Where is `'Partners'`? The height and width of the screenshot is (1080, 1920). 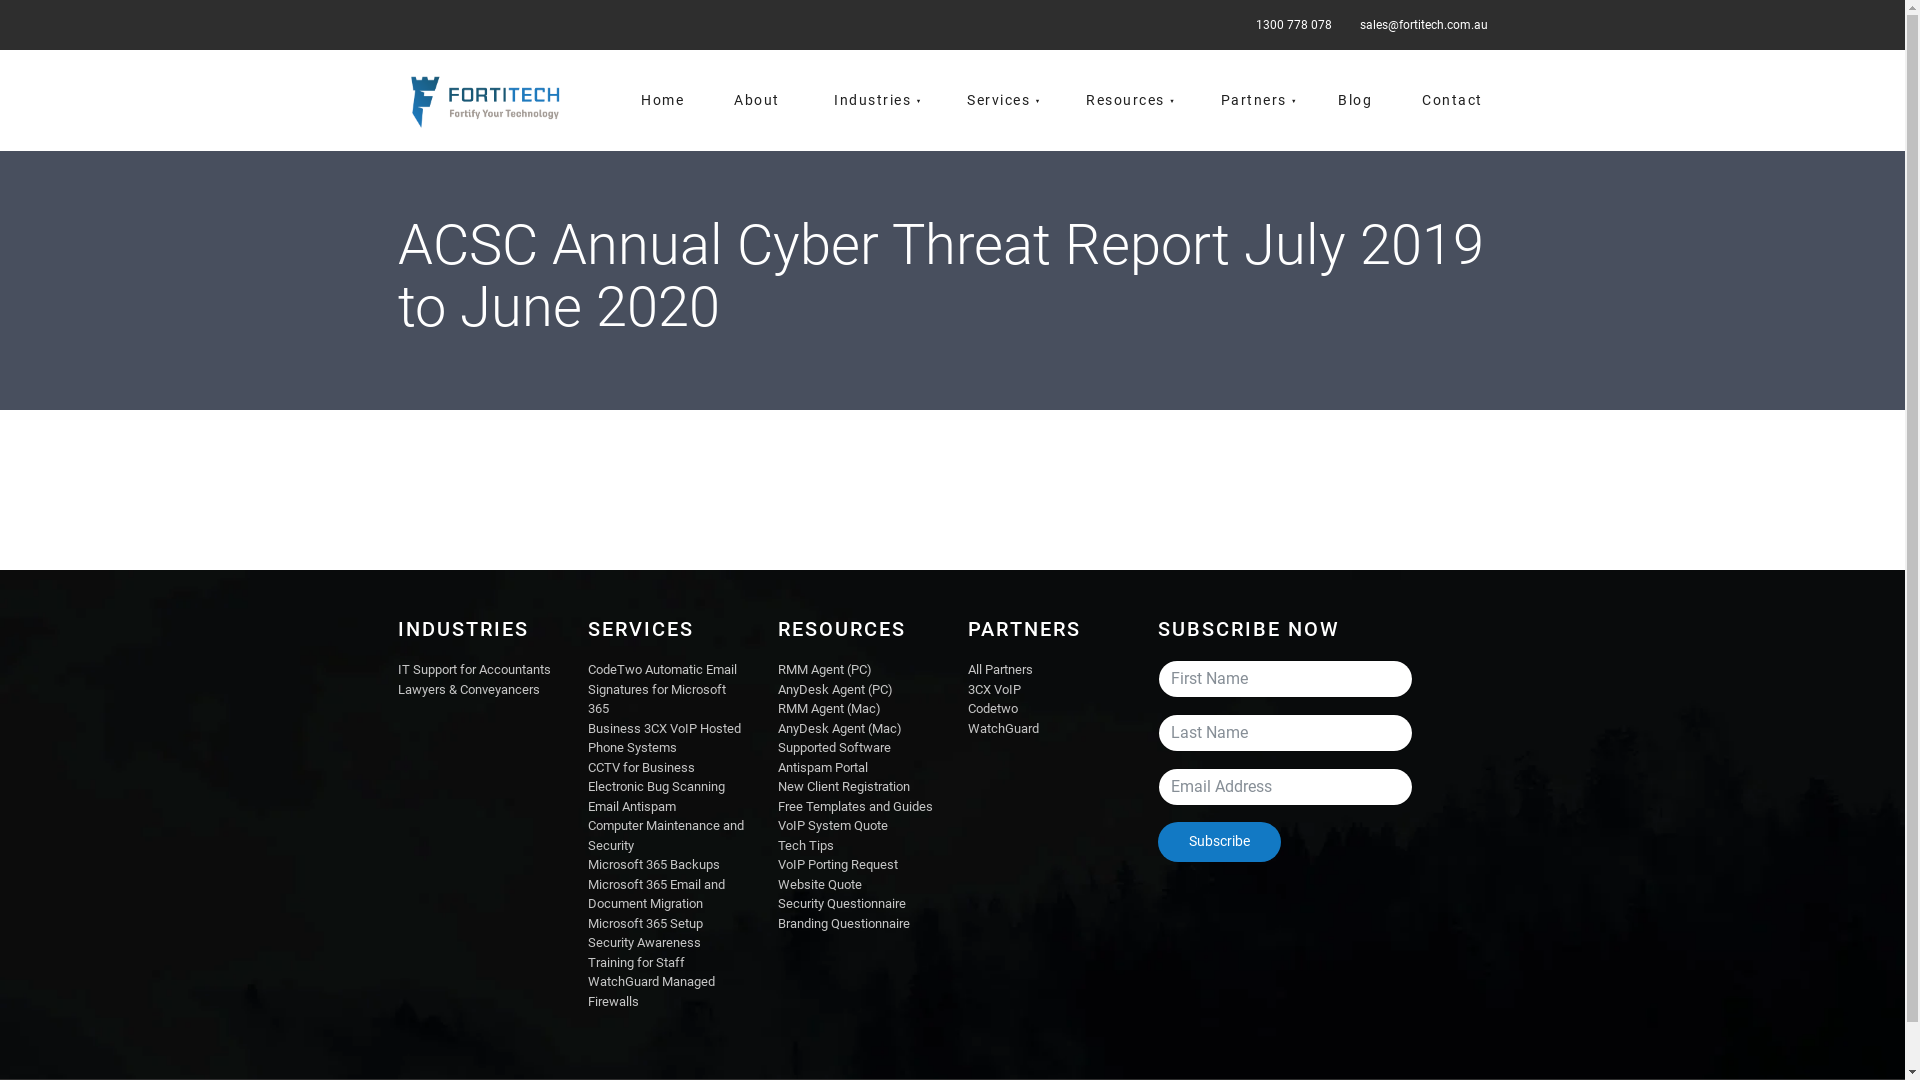 'Partners' is located at coordinates (1251, 100).